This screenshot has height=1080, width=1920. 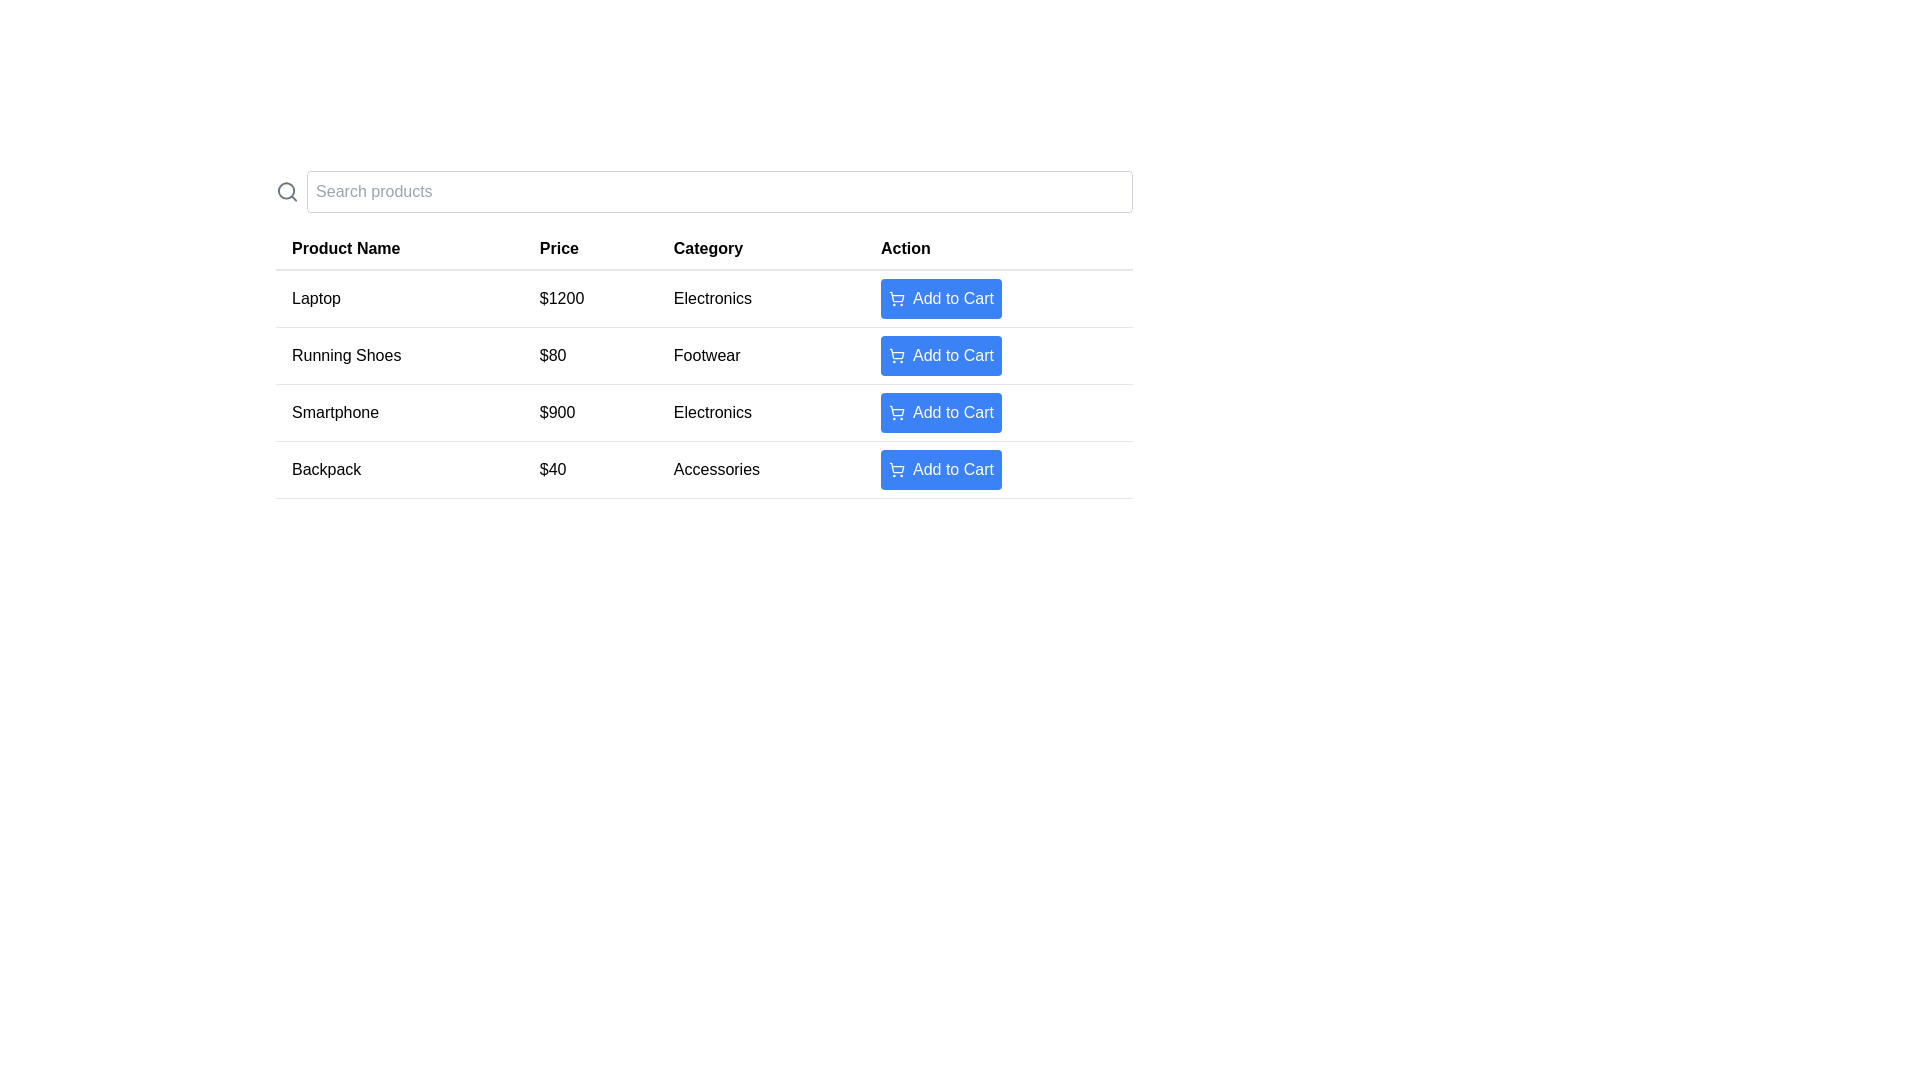 I want to click on the shopping cart icon graphic within the 'Add to Cart' button, which has a blue rectangular background and is located in the fourth row, fourth column of the table, so click(x=896, y=297).